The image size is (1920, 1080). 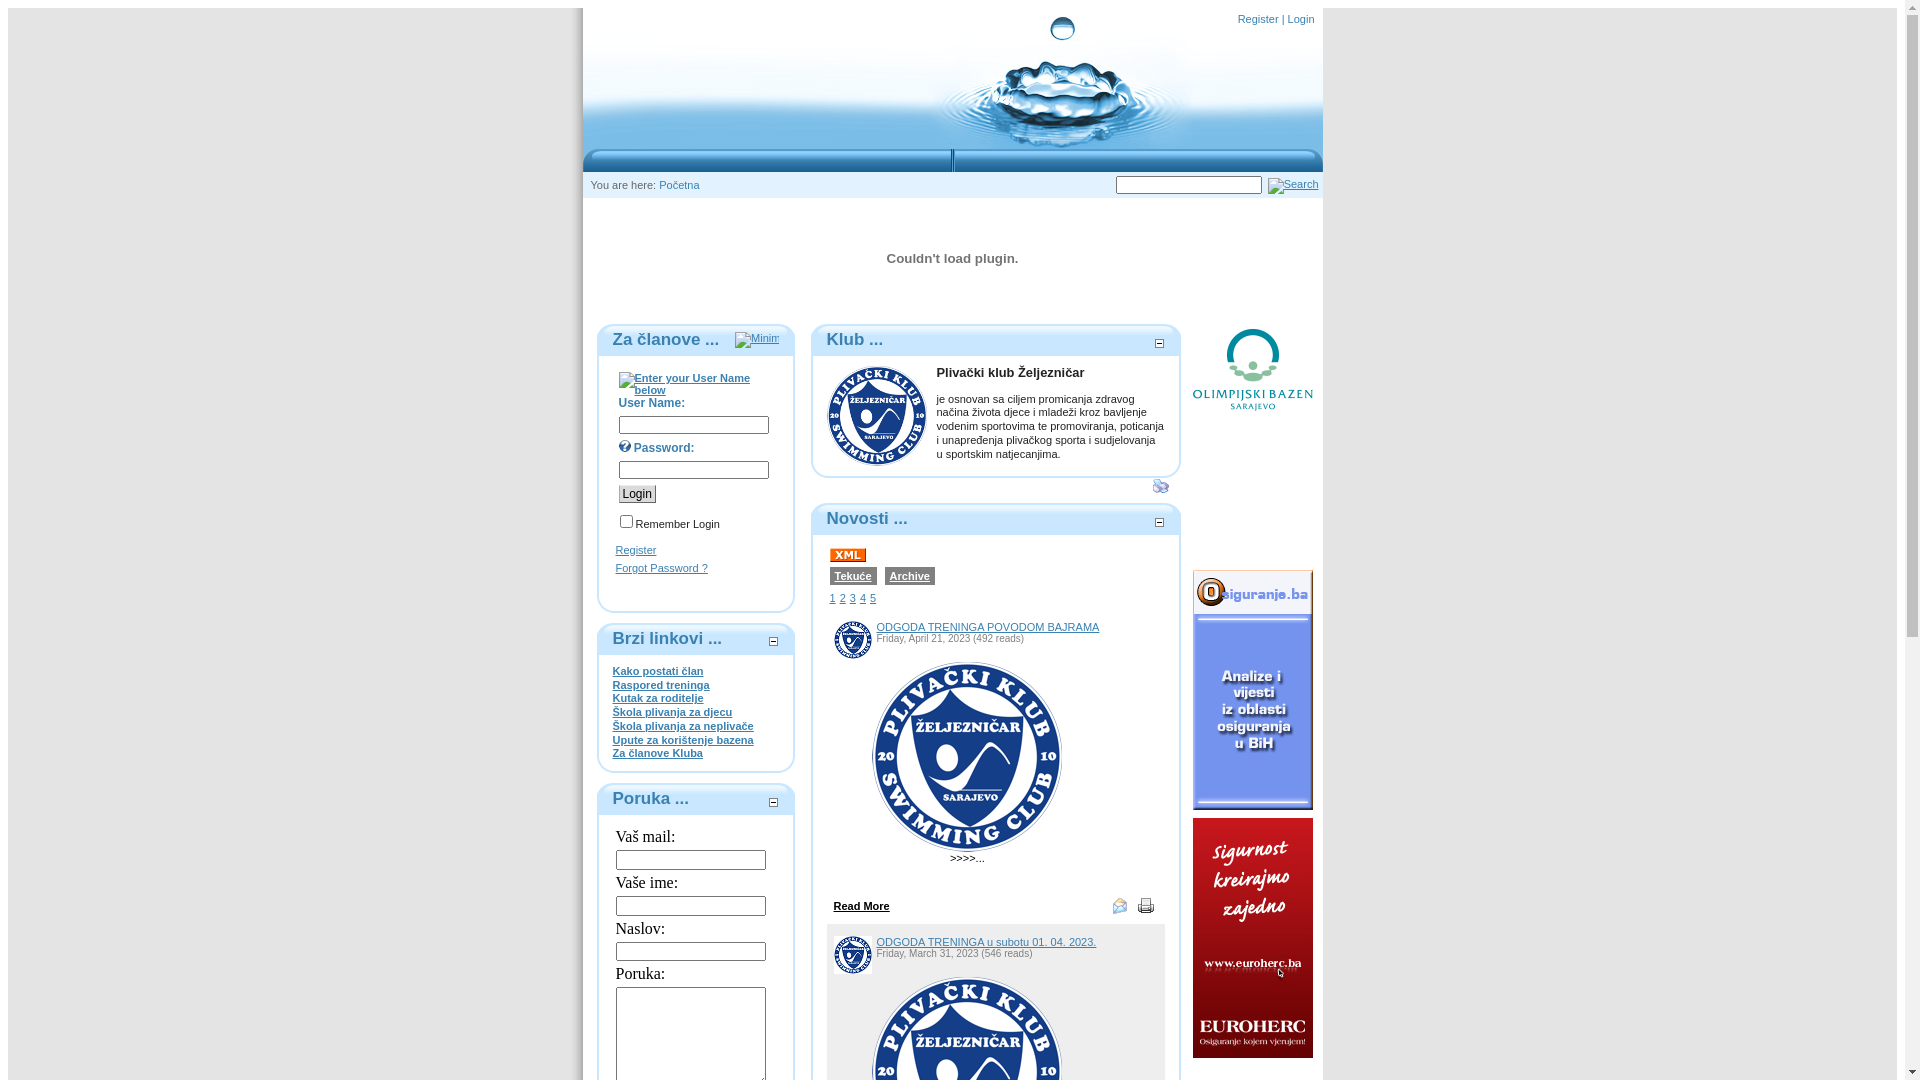 What do you see at coordinates (1257, 19) in the screenshot?
I see `'Register'` at bounding box center [1257, 19].